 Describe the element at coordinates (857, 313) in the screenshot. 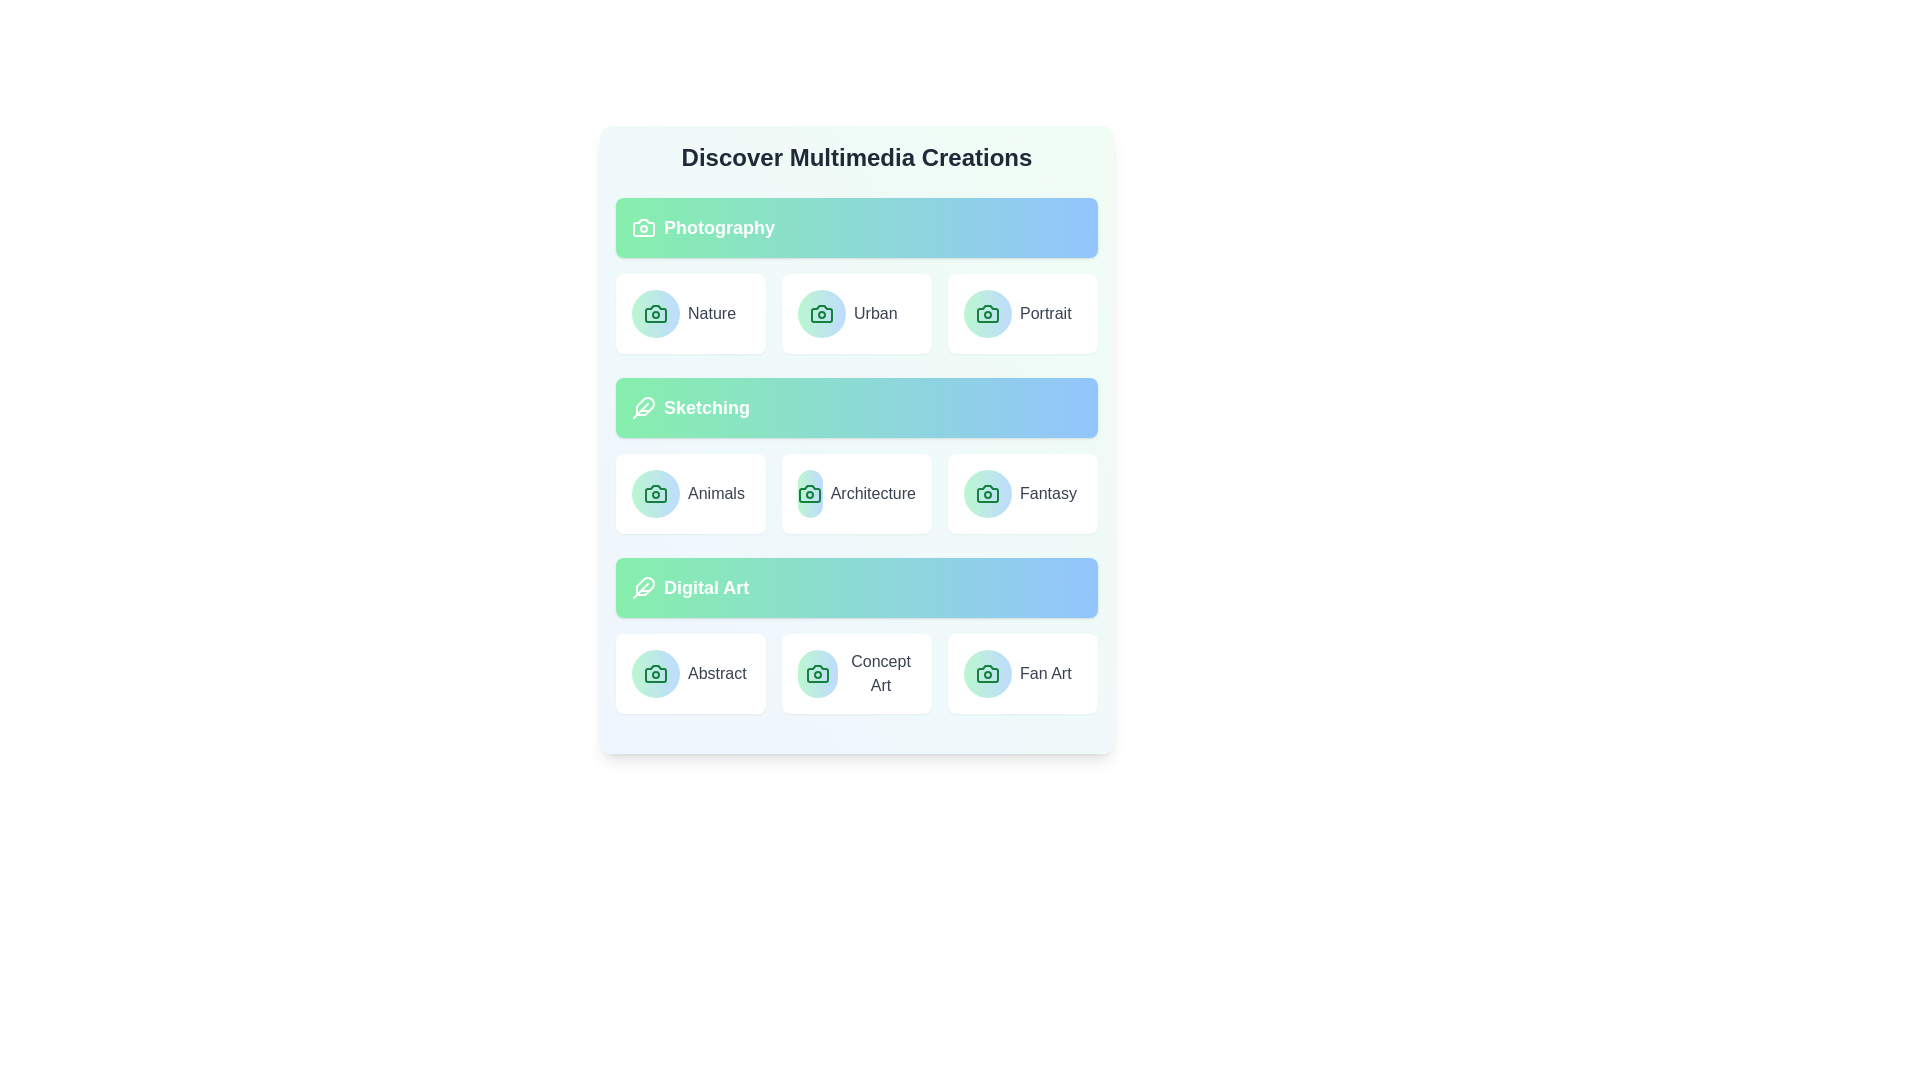

I see `the item Urban within the category Photography` at that location.